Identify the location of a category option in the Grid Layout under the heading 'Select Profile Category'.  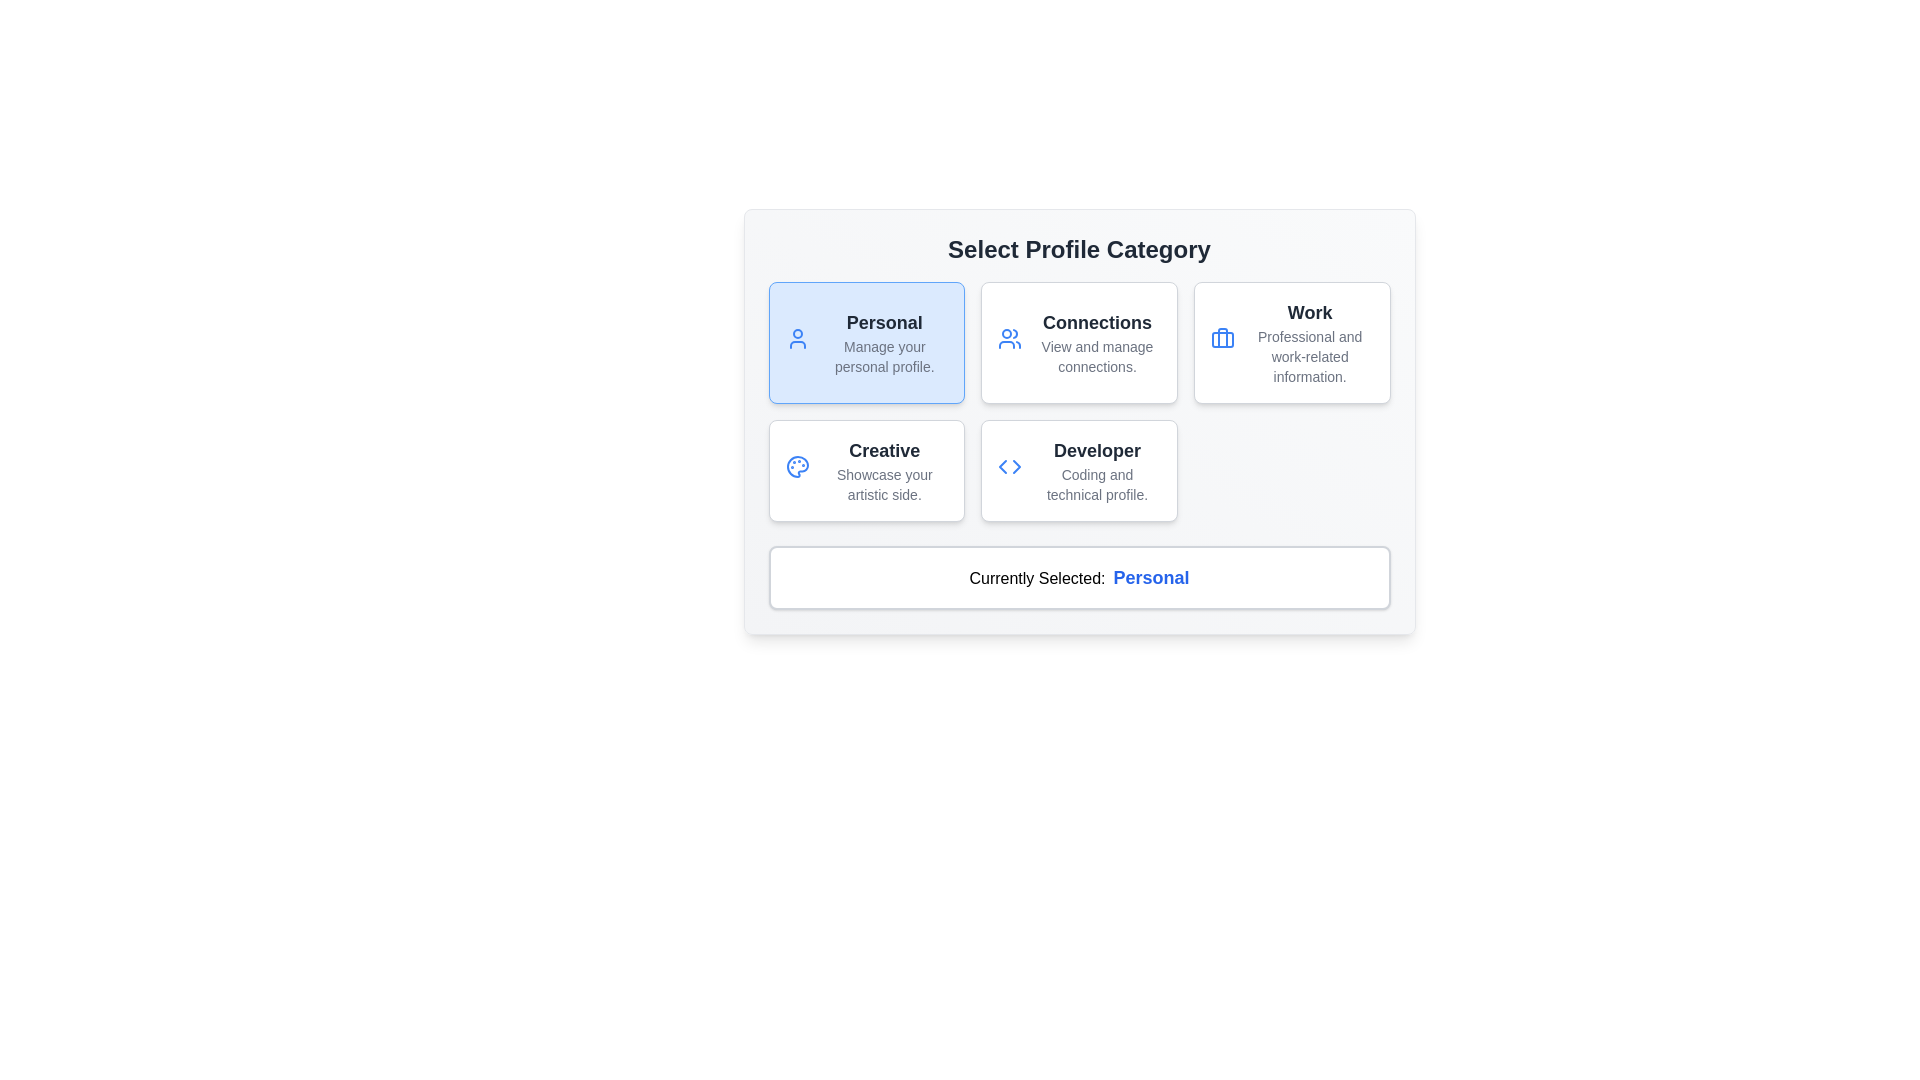
(1078, 401).